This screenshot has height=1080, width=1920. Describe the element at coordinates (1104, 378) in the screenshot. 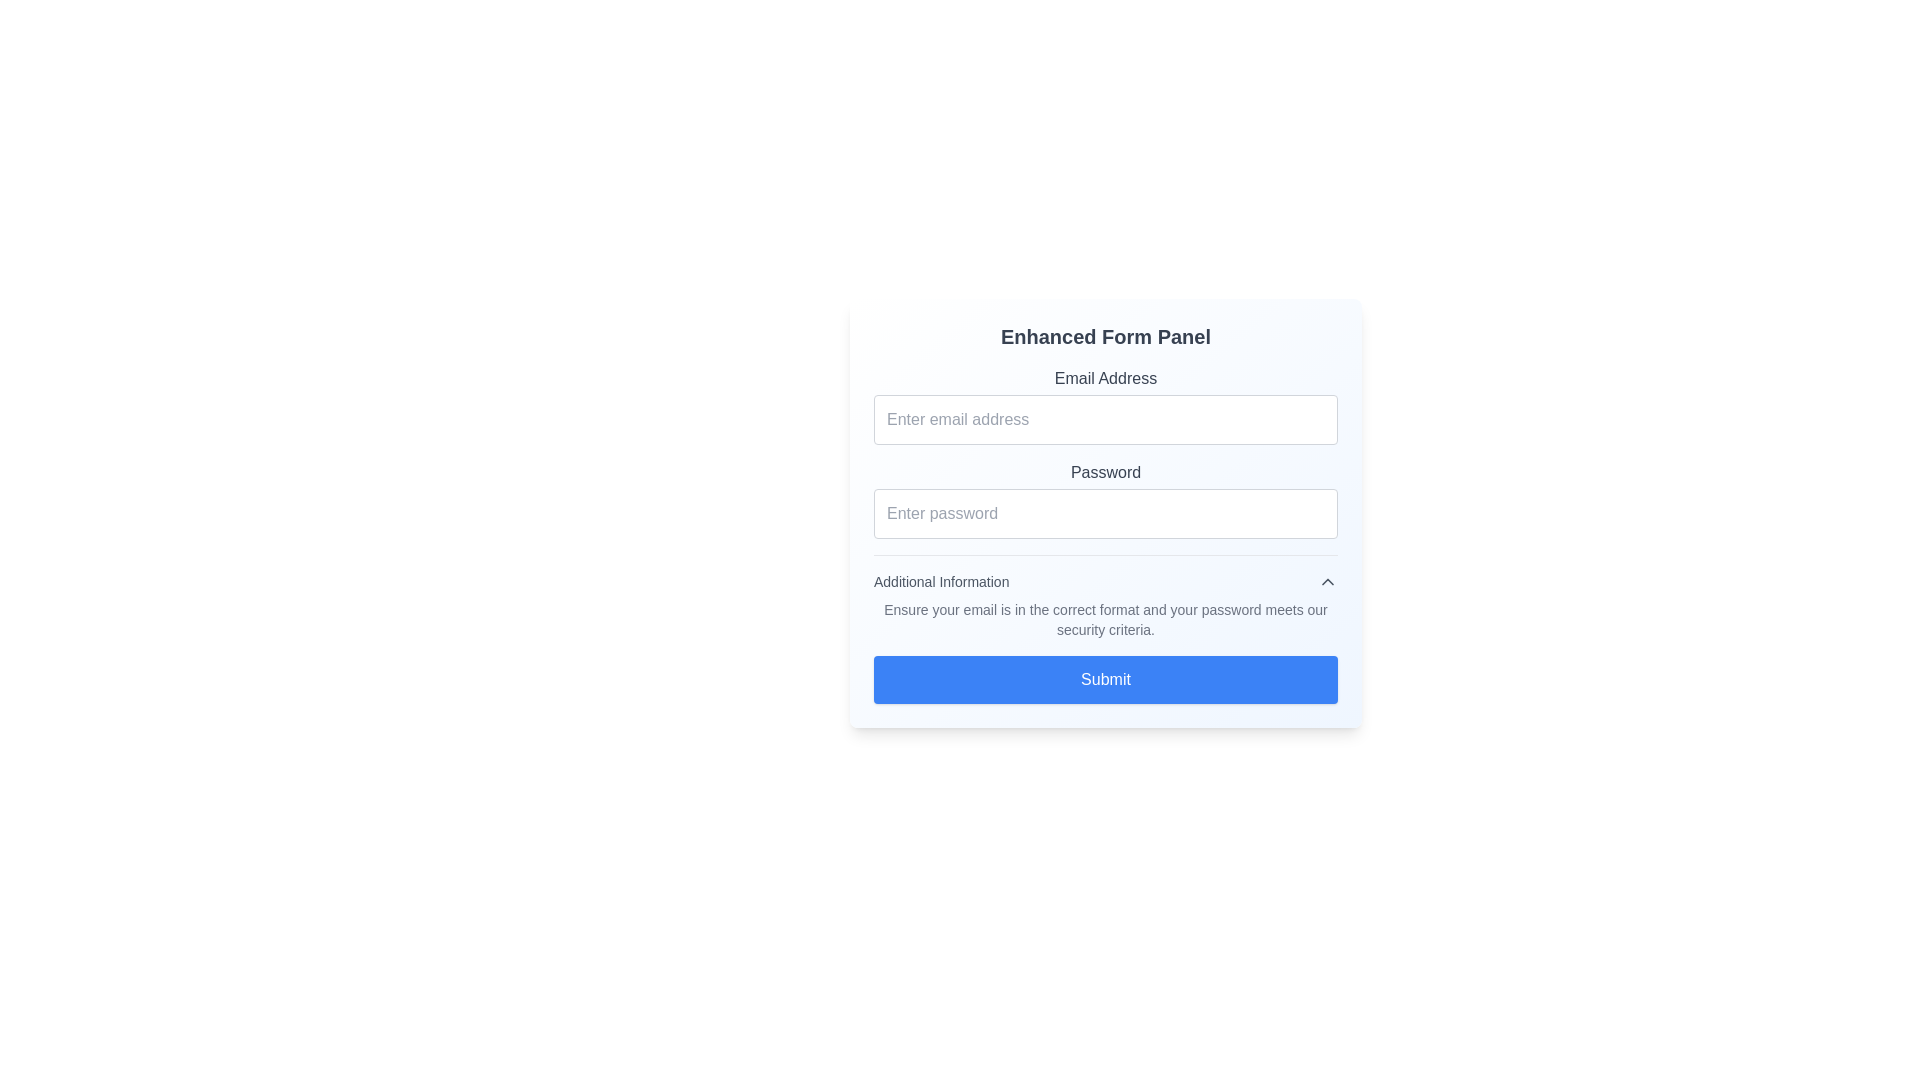

I see `the 'Email Address' text label, which is displayed in a gray color above the input field for entering email addresses` at that location.